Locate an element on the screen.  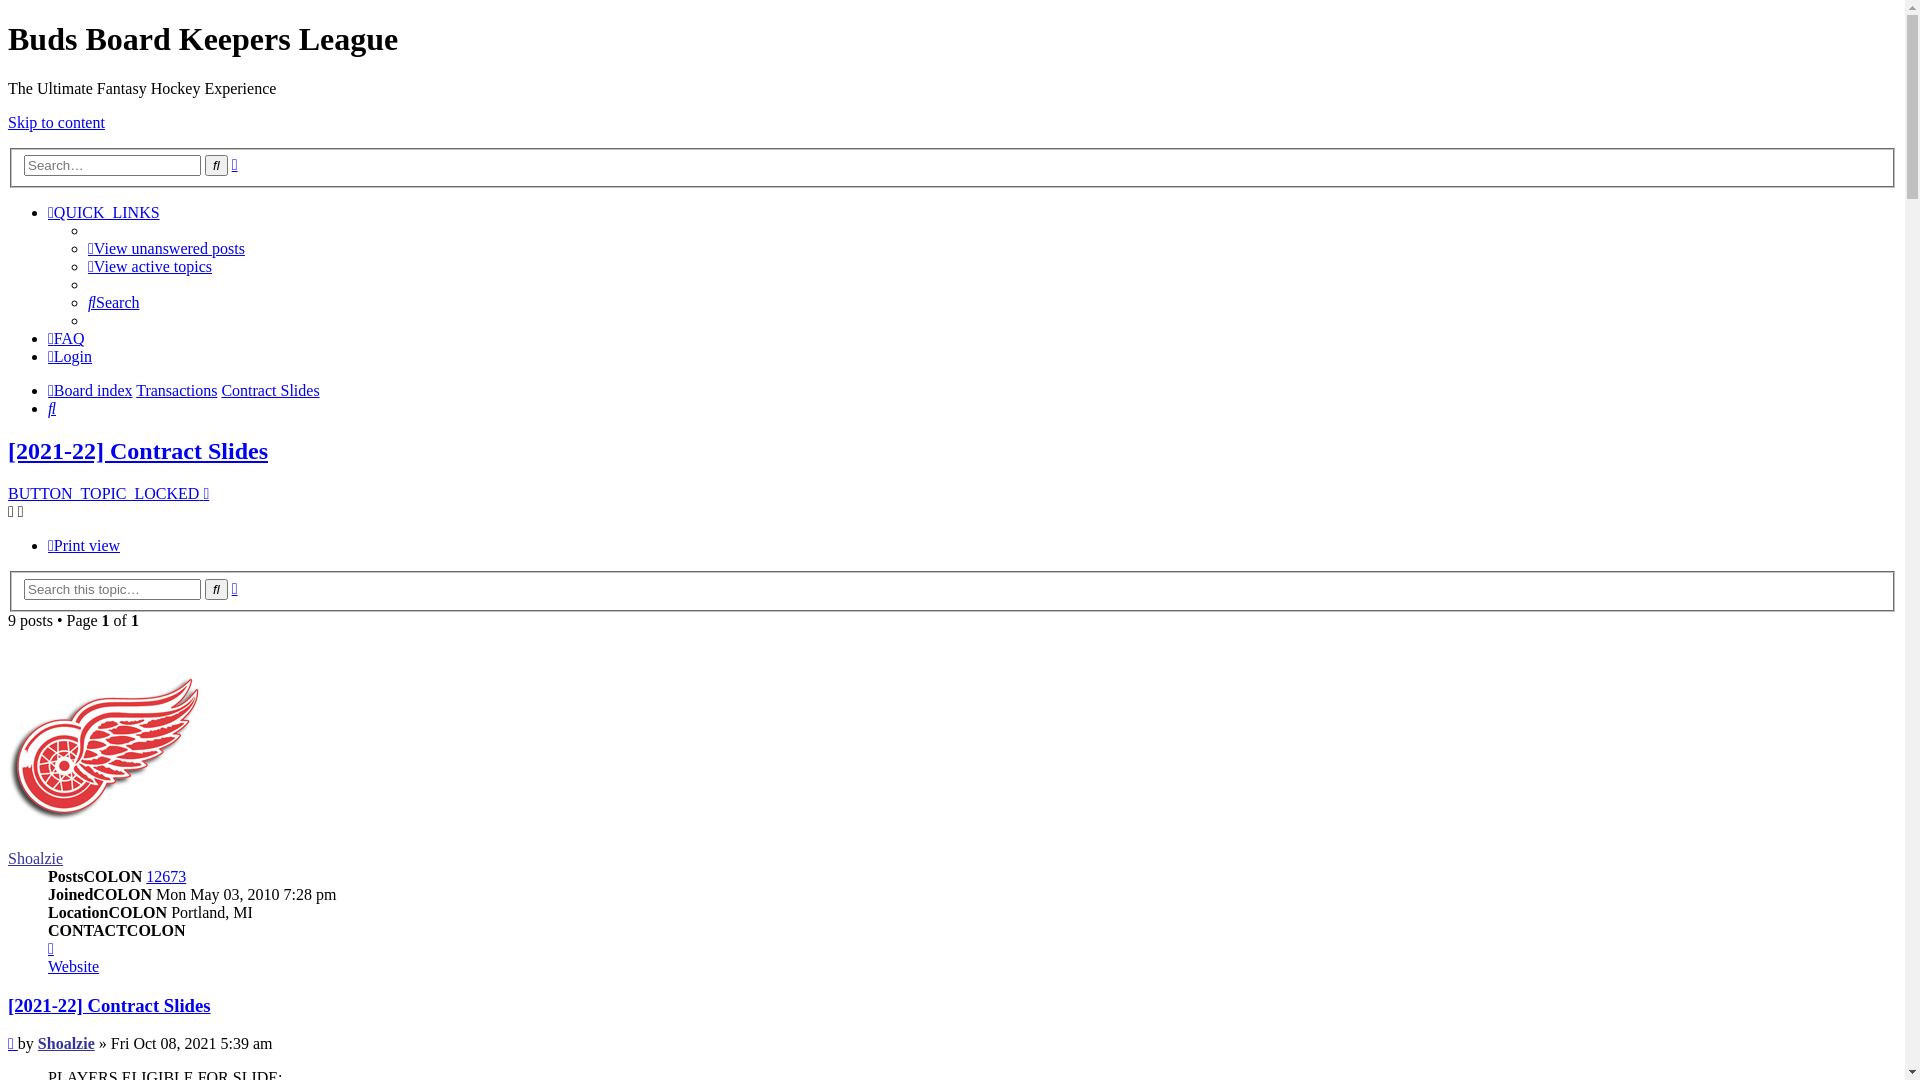
'12673' is located at coordinates (166, 875).